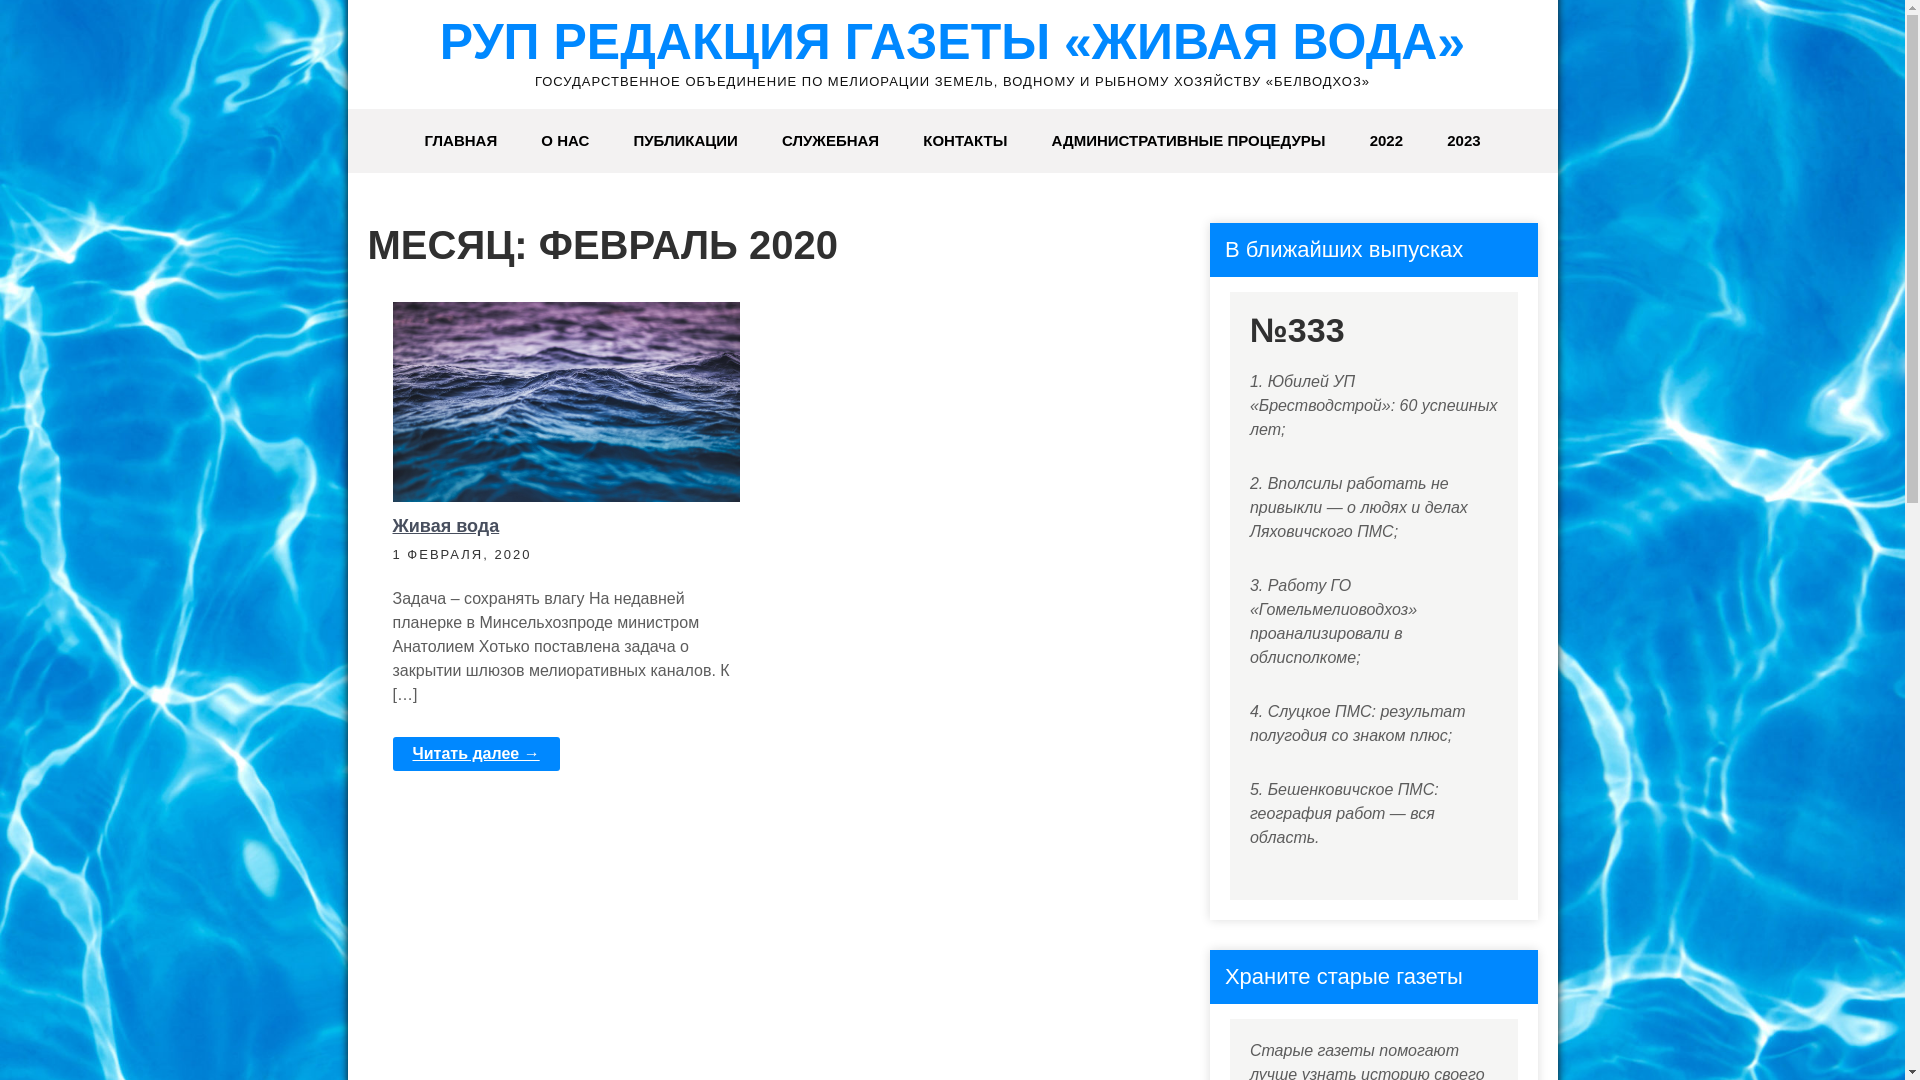 The height and width of the screenshot is (1080, 1920). Describe the element at coordinates (1463, 140) in the screenshot. I see `'2023'` at that location.